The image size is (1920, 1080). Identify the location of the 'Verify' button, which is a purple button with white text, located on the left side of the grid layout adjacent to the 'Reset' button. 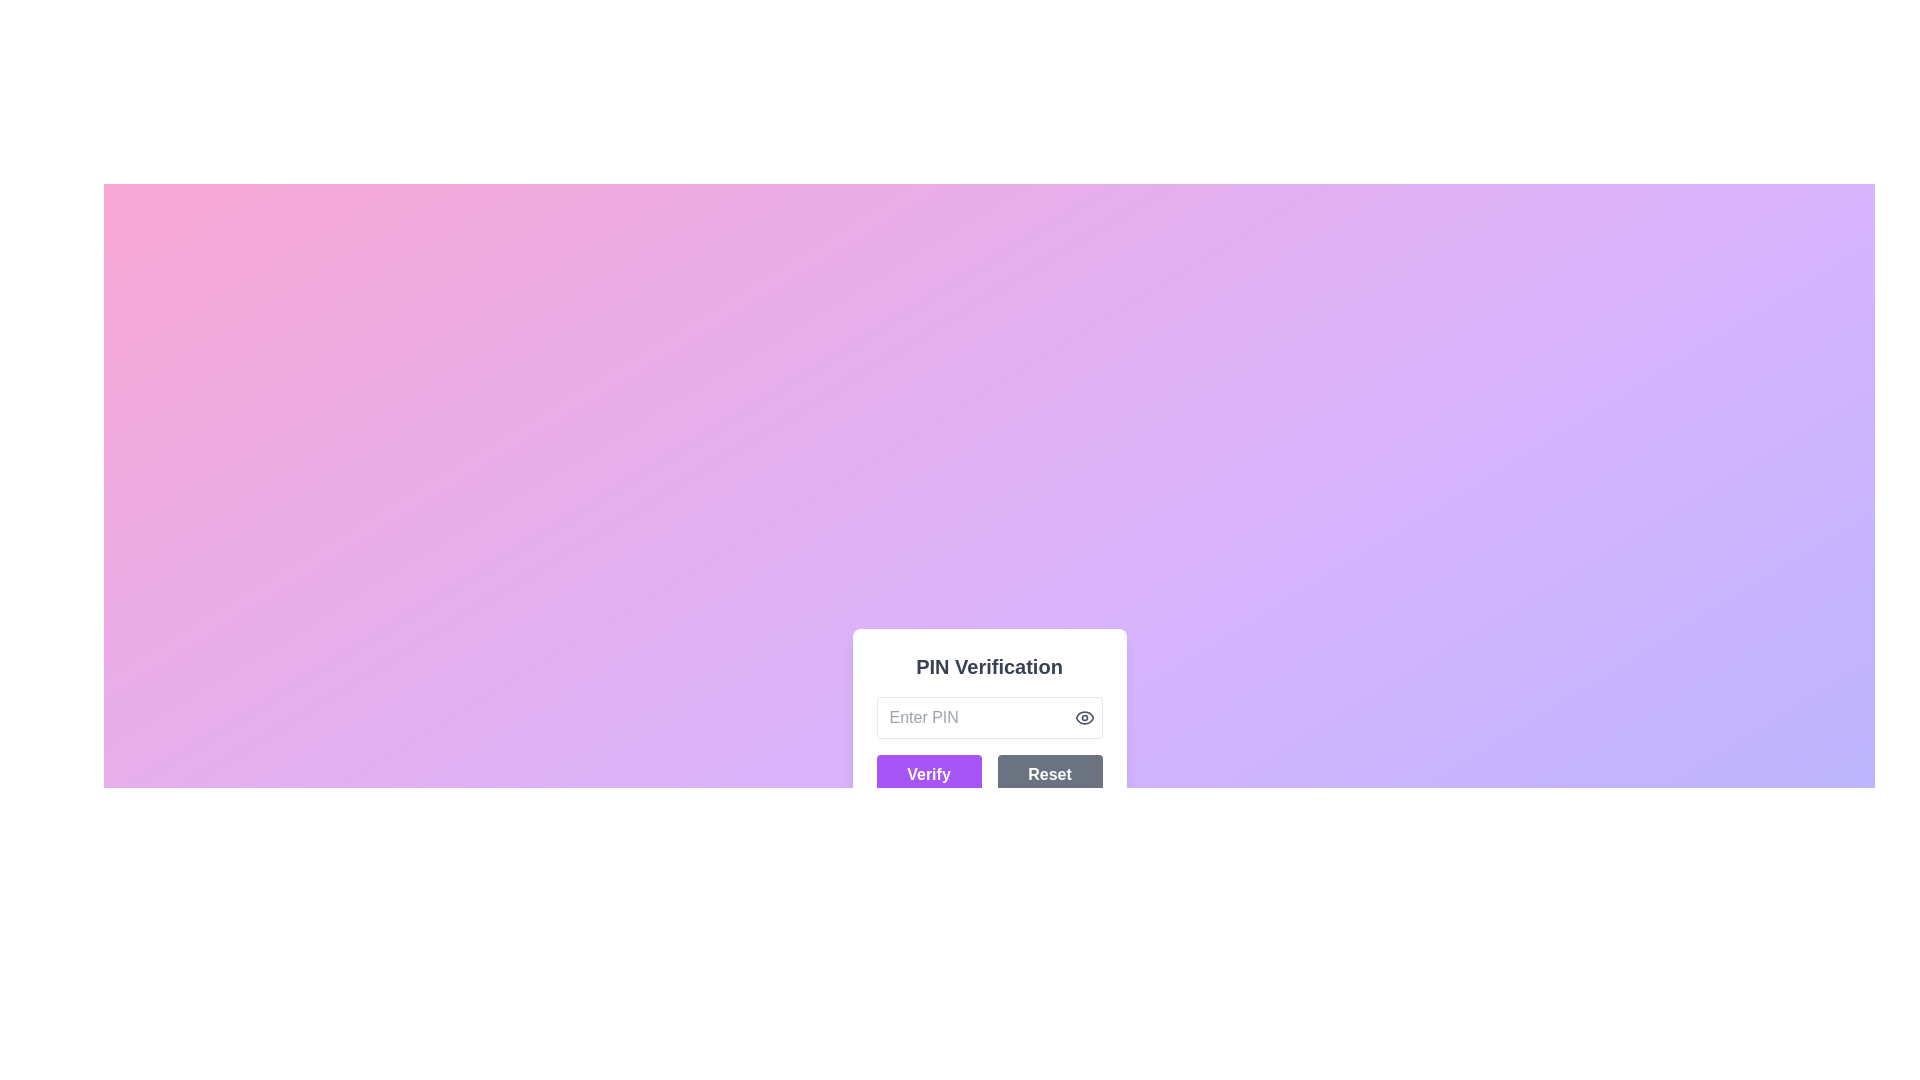
(928, 774).